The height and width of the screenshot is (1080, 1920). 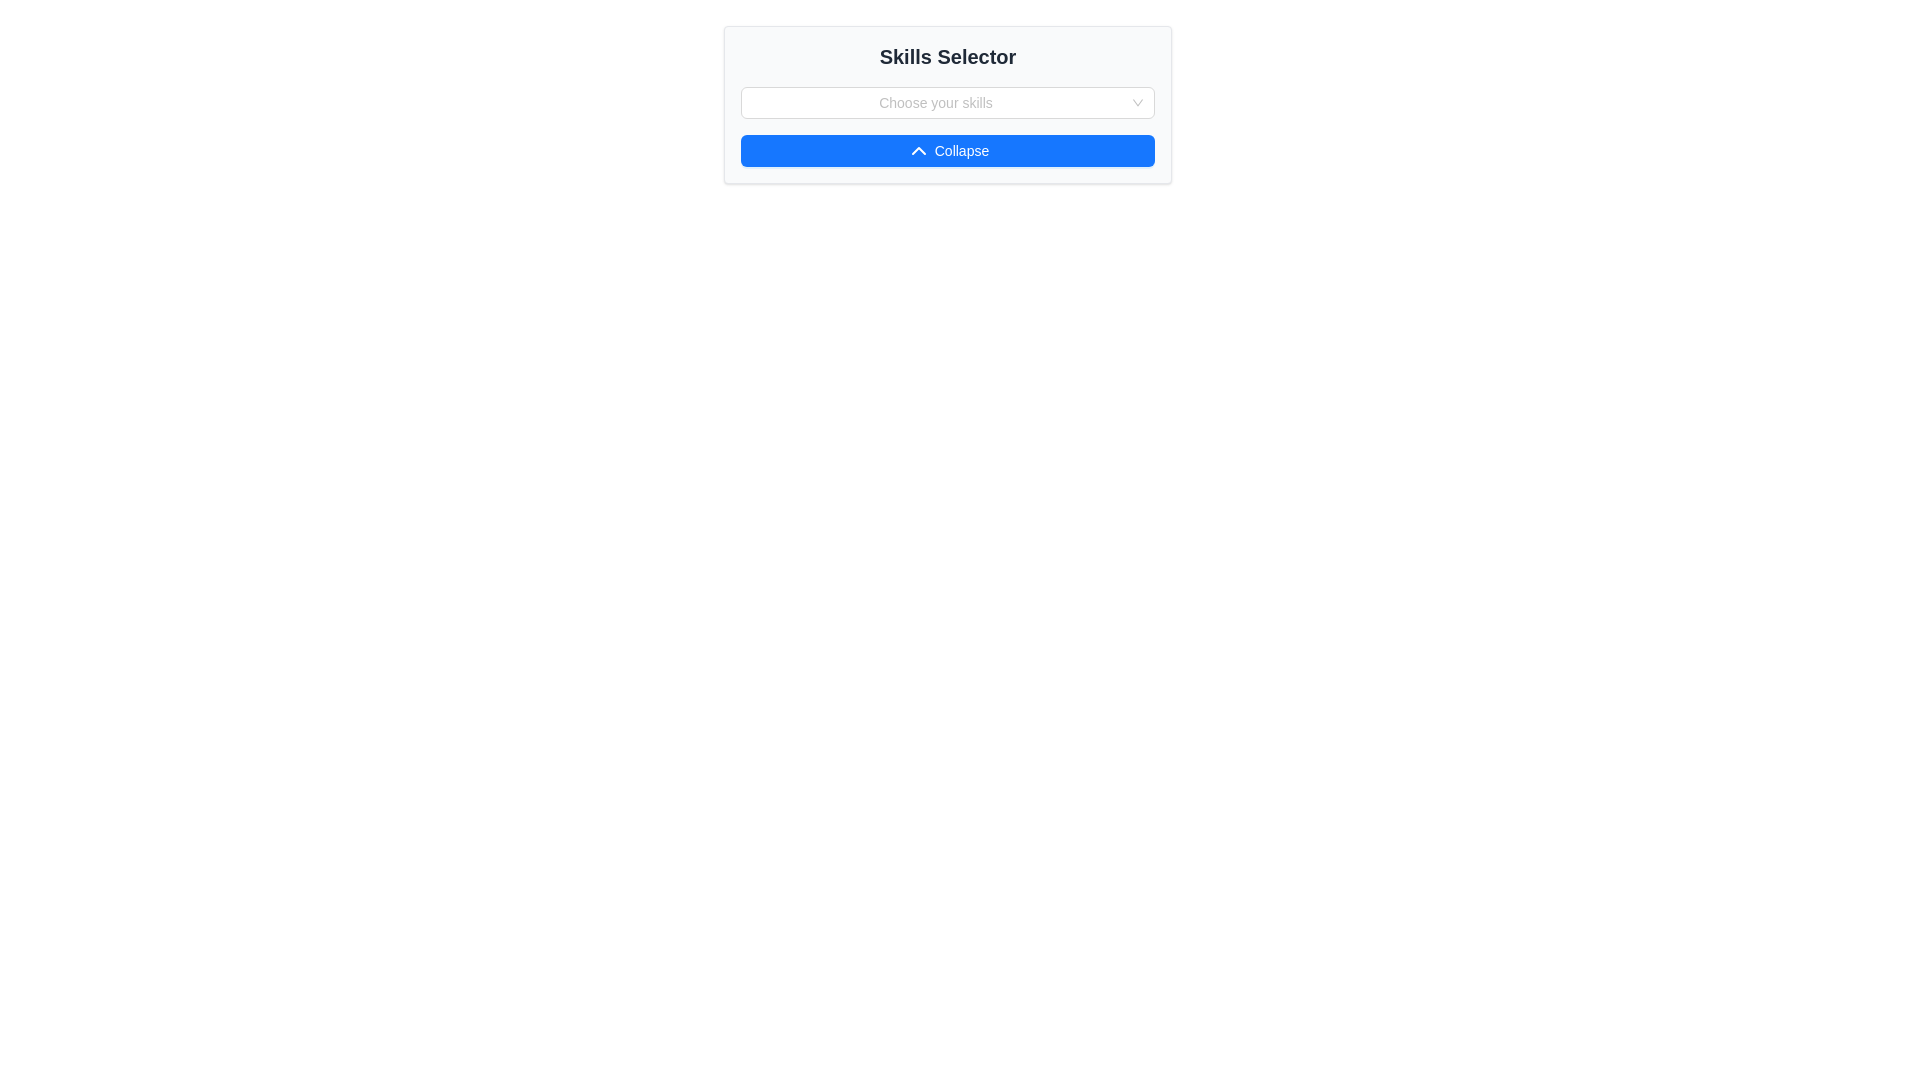 I want to click on the Multi-select dropdown input located centrally within the 'Skills Selector' card, so click(x=947, y=103).